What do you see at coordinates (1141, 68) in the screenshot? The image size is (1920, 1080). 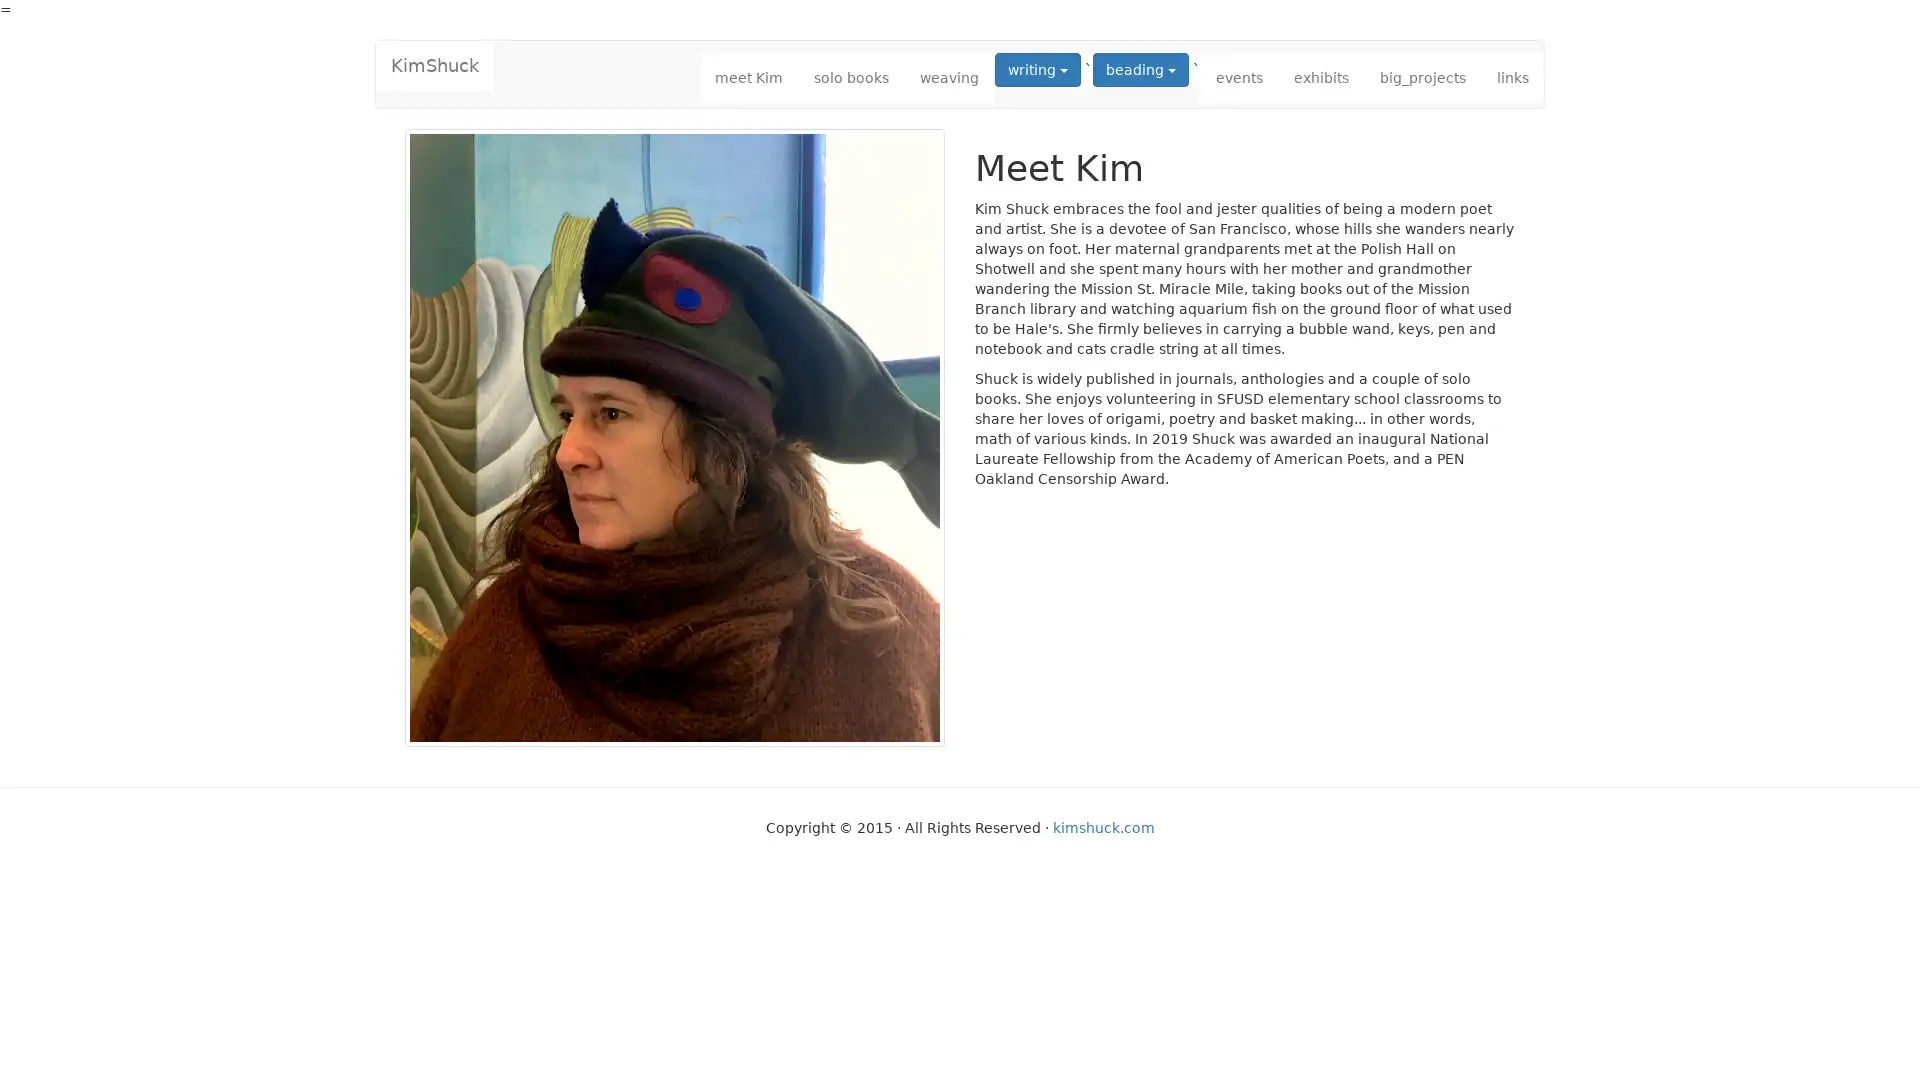 I see `beading` at bounding box center [1141, 68].